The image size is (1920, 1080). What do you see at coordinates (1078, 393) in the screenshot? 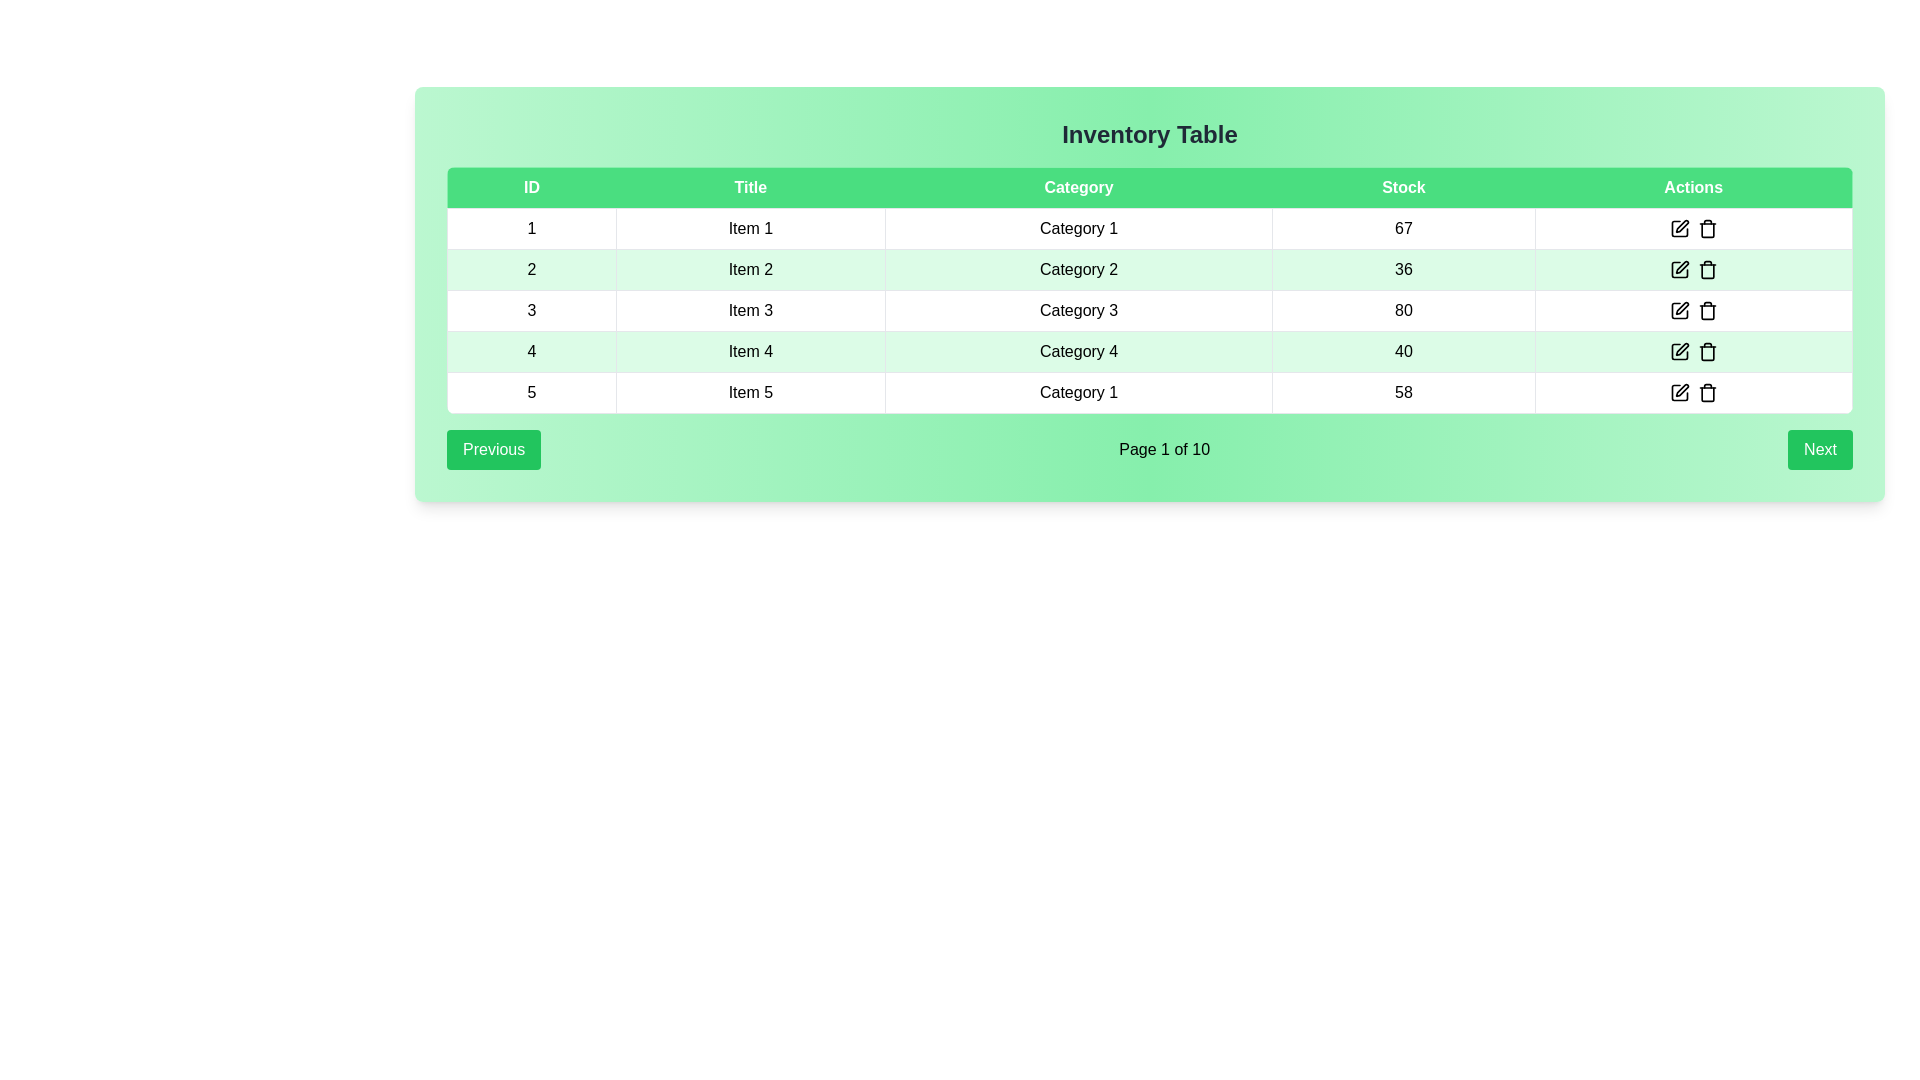
I see `the text label displaying 'Category 1' located in the table row for 'Item 5', which is the third cell in its row` at bounding box center [1078, 393].